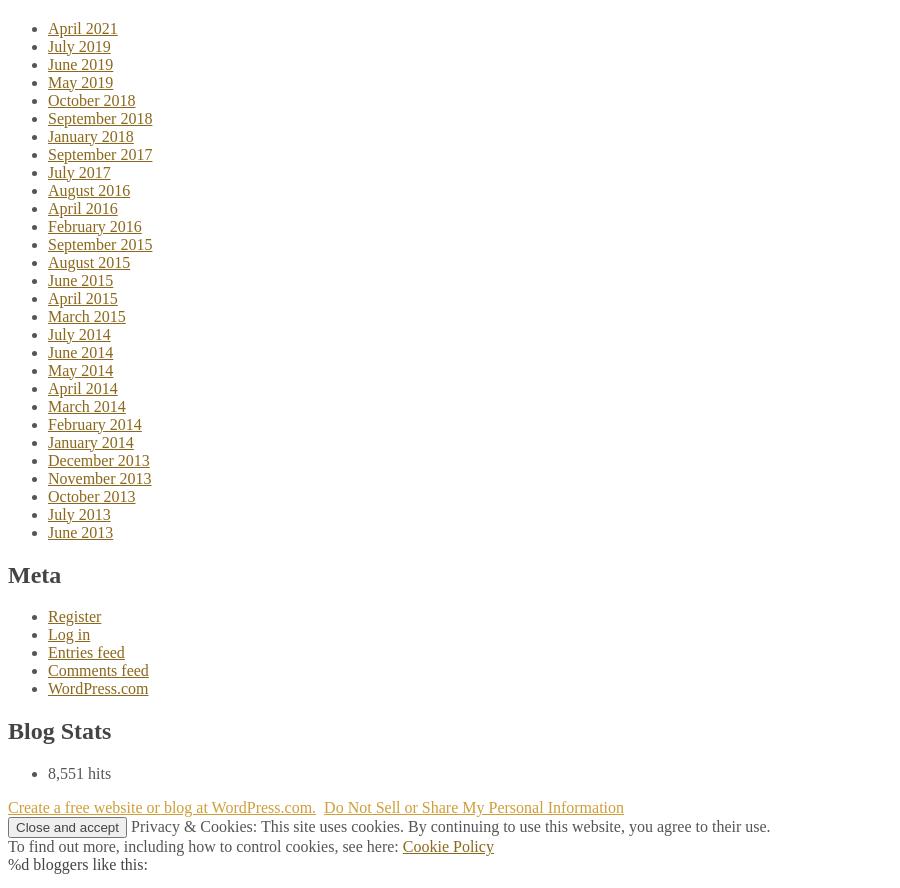  I want to click on 'August 2015', so click(88, 261).